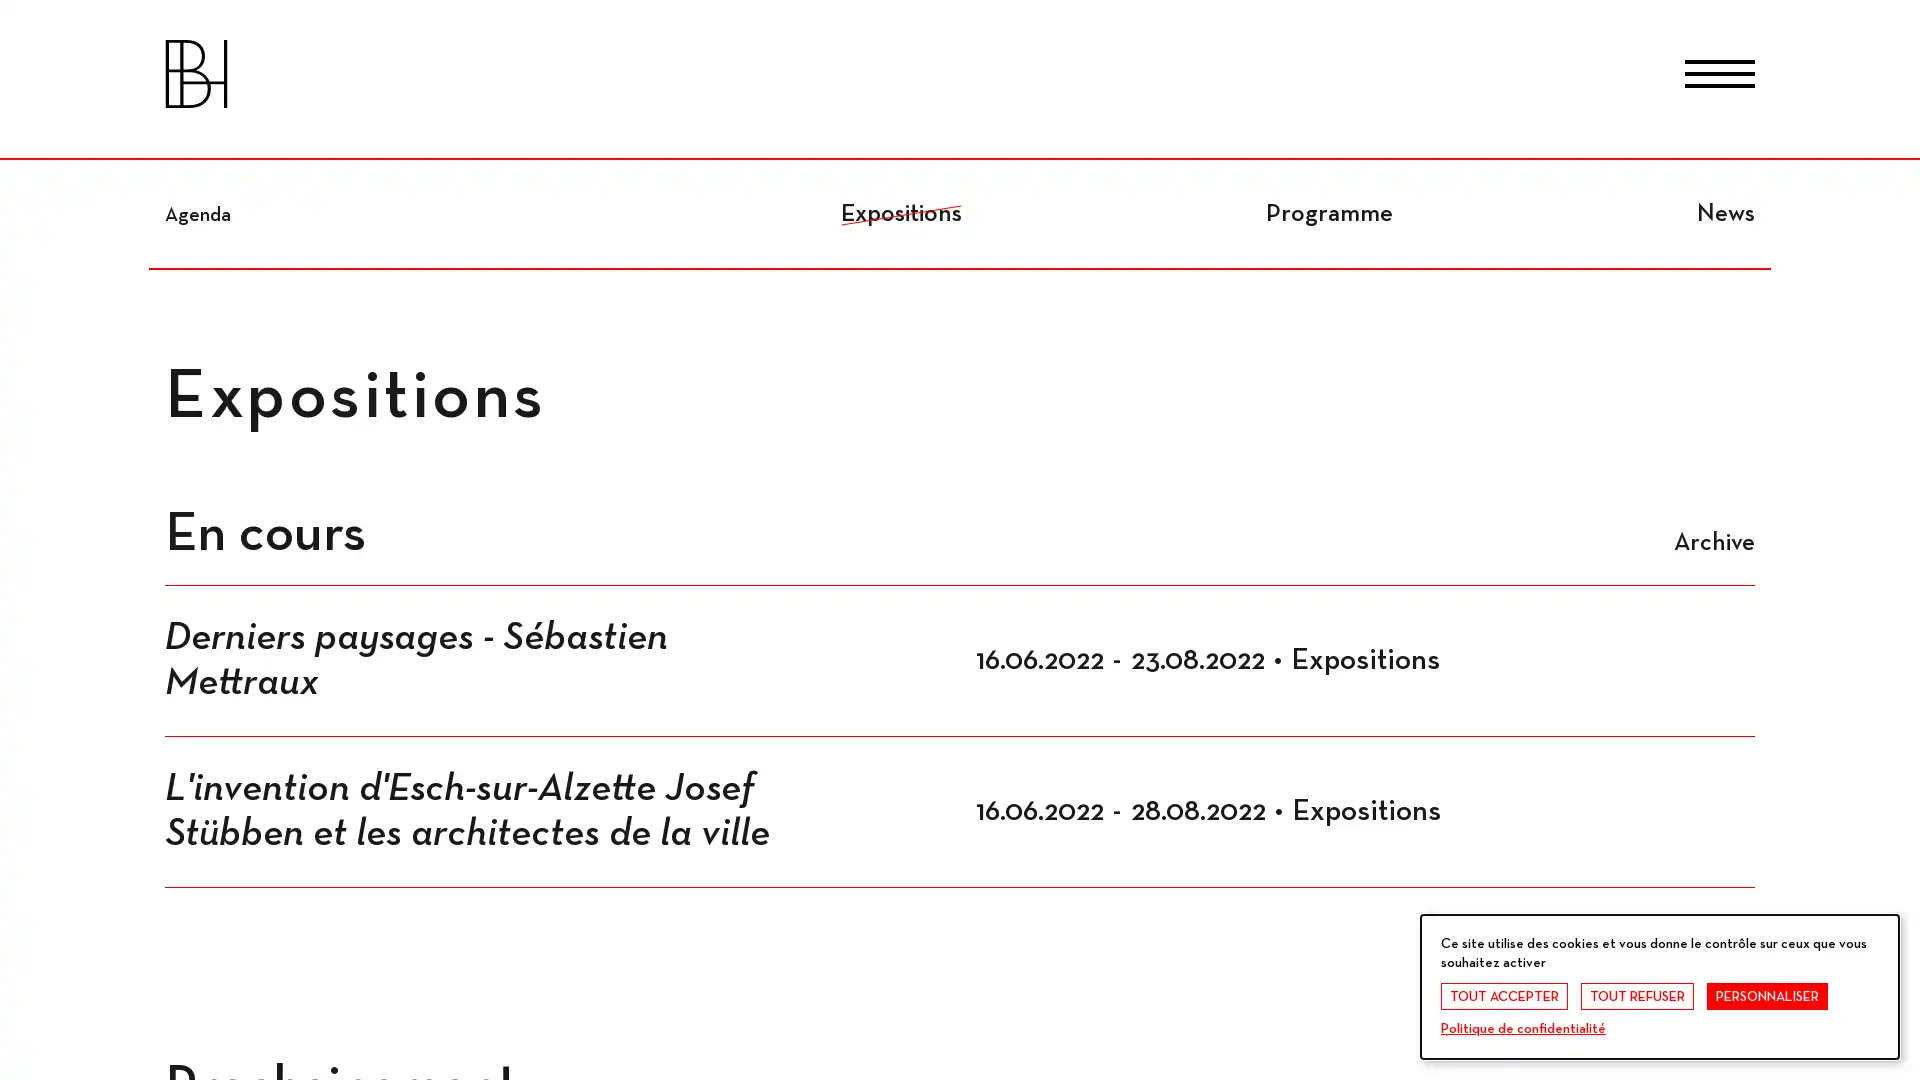 The image size is (1920, 1080). What do you see at coordinates (1637, 996) in the screenshot?
I see `TOUT REFUSER` at bounding box center [1637, 996].